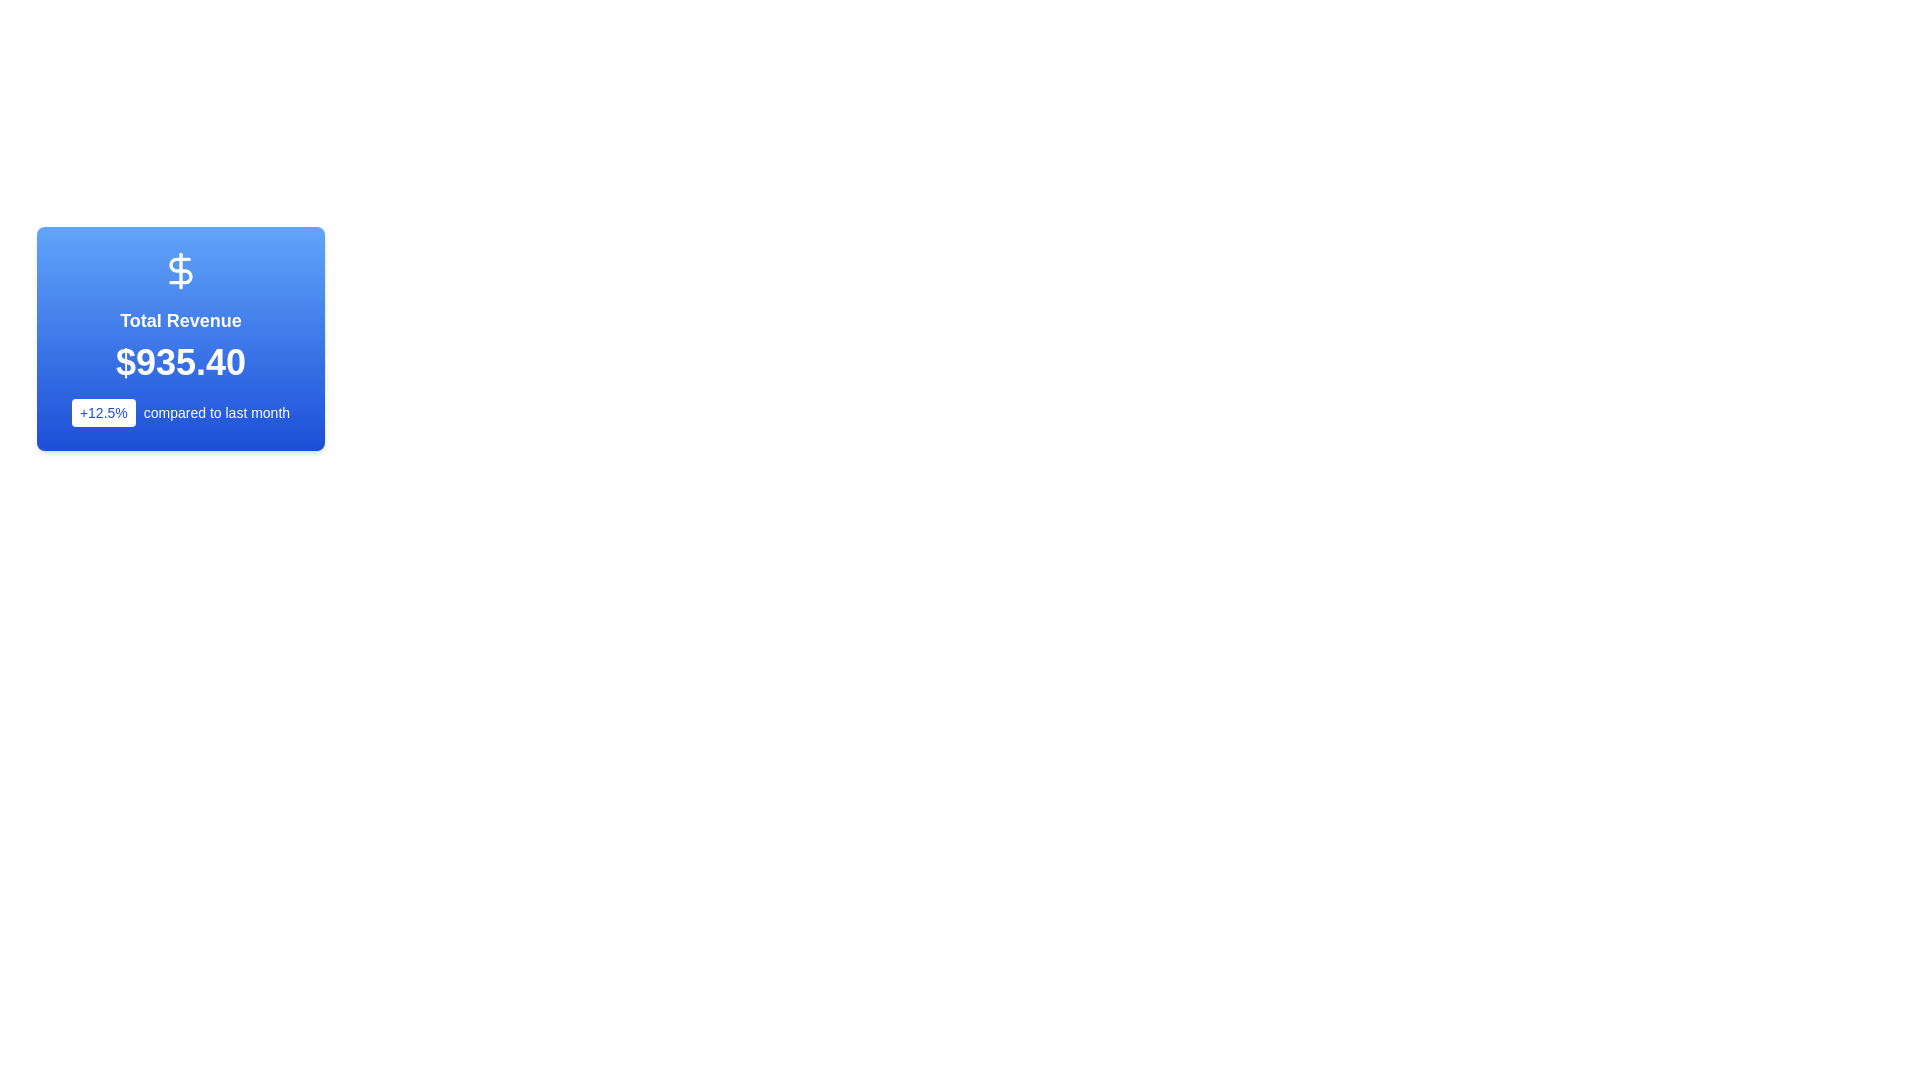 The image size is (1920, 1080). What do you see at coordinates (181, 362) in the screenshot?
I see `the bold, large, white text displaying the value '$935.40', which is located beneath the 'Total Revenue' heading inside a card-like section, centered within it` at bounding box center [181, 362].